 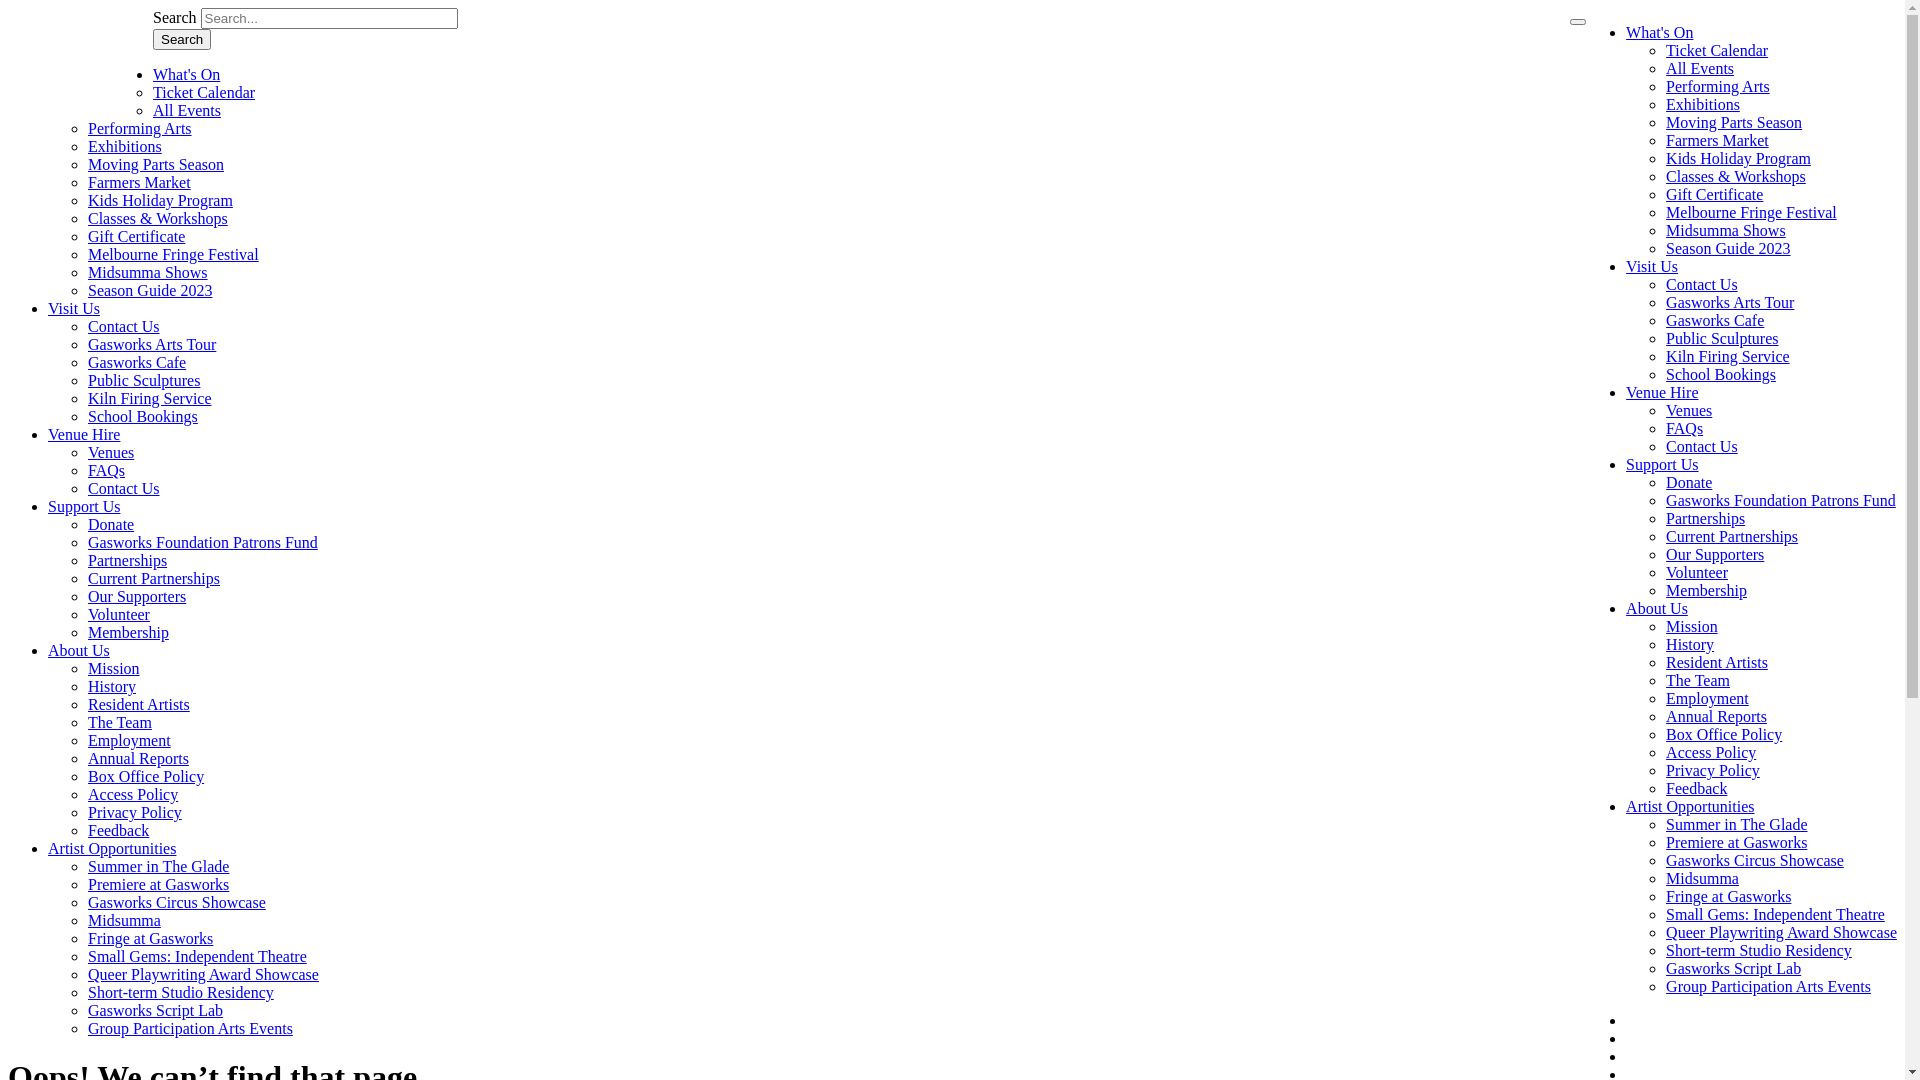 What do you see at coordinates (1706, 697) in the screenshot?
I see `'Employment'` at bounding box center [1706, 697].